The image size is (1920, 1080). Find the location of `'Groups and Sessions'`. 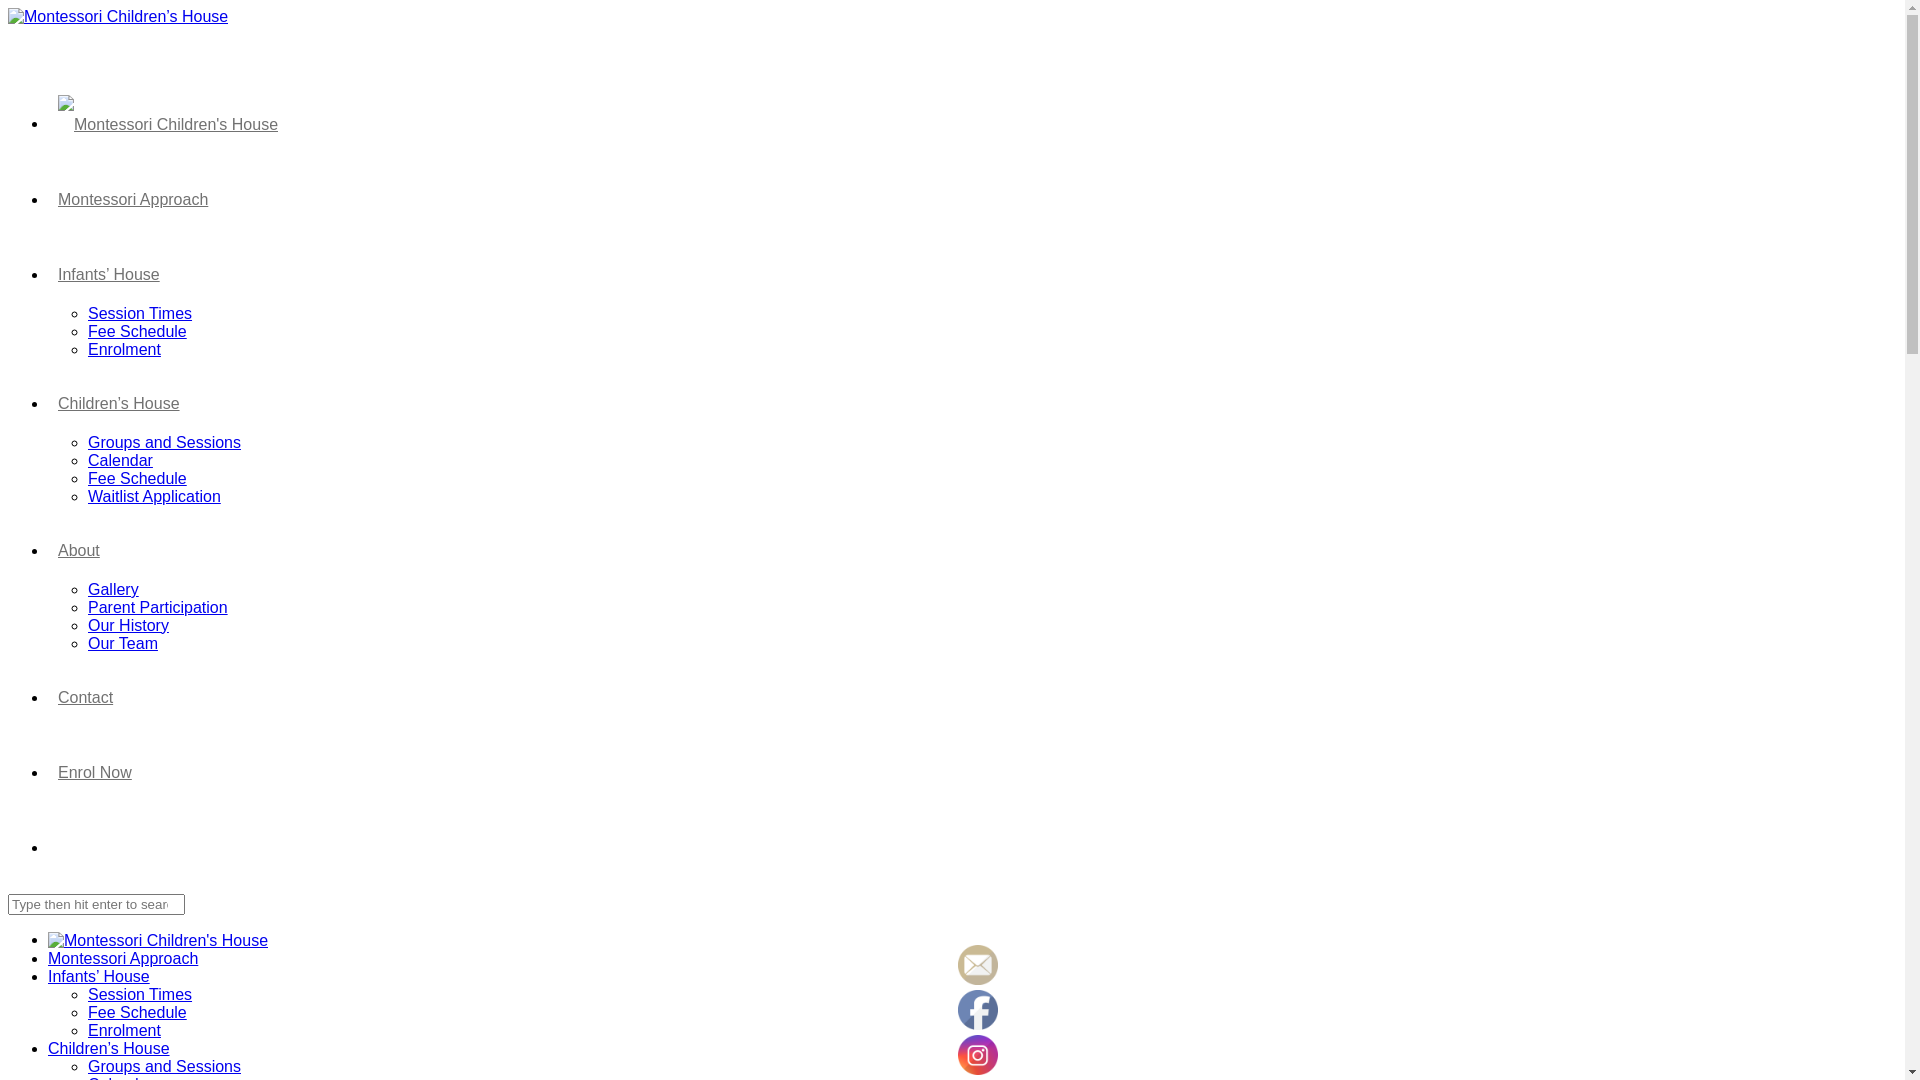

'Groups and Sessions' is located at coordinates (164, 441).